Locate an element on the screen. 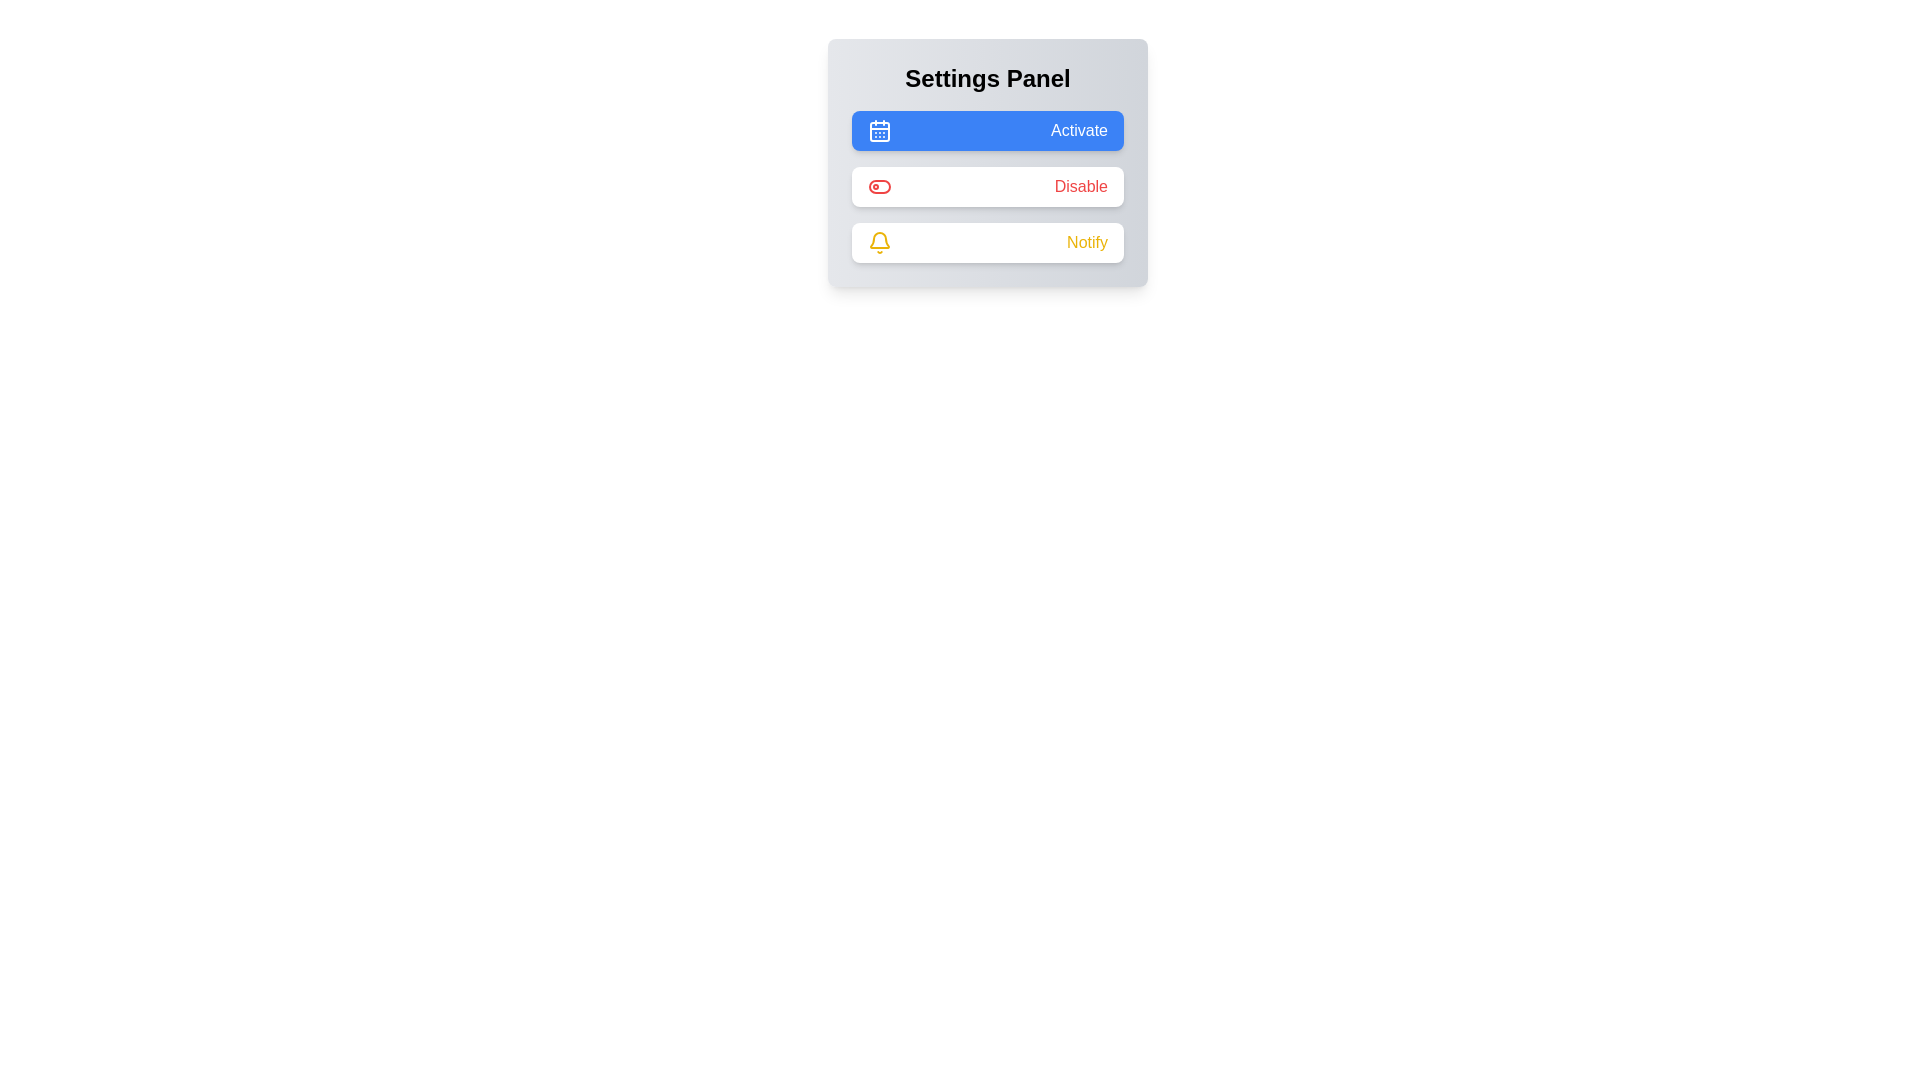 This screenshot has height=1080, width=1920. the notification toggle button located in the settings panel, which is the third button in a vertical stack of three buttons, positioned below the 'Disable' button is located at coordinates (988, 242).